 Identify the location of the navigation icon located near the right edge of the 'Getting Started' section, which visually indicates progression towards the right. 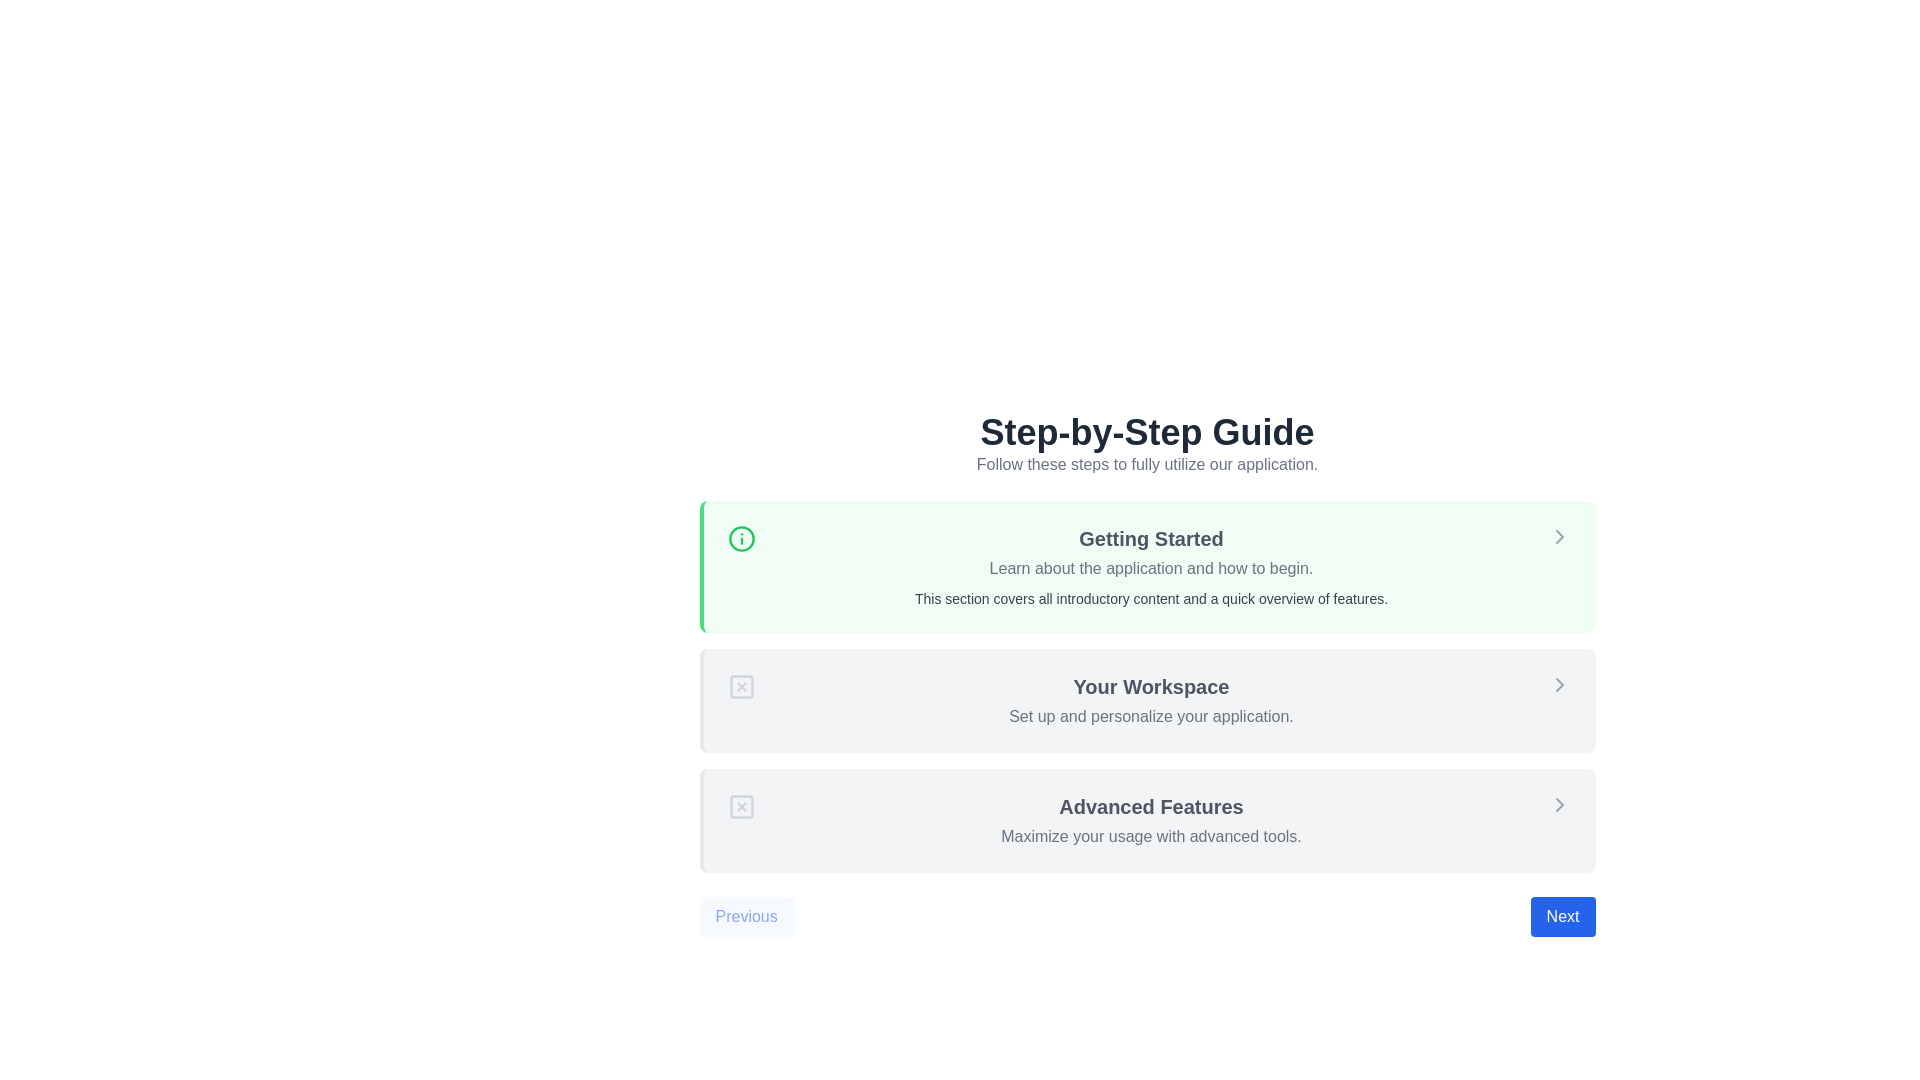
(1558, 804).